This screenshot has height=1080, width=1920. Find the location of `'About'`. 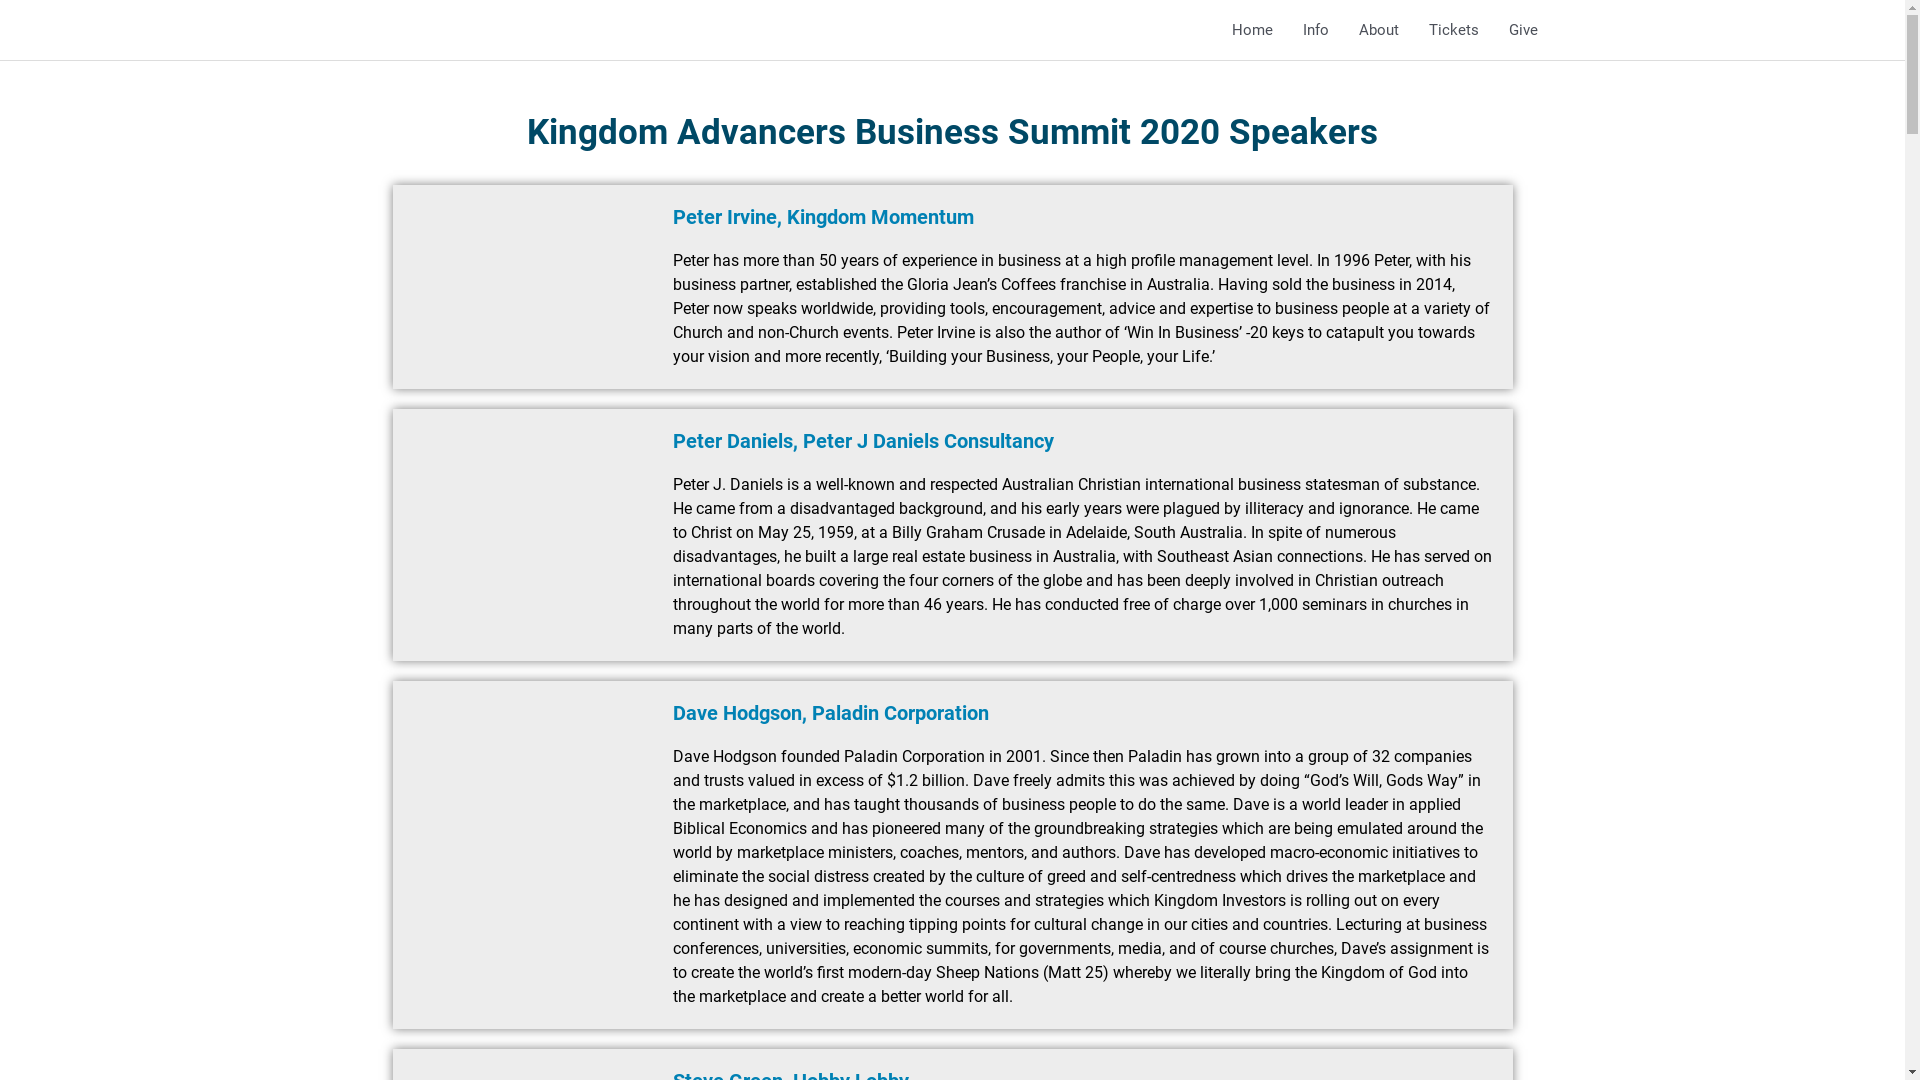

'About' is located at coordinates (1377, 30).